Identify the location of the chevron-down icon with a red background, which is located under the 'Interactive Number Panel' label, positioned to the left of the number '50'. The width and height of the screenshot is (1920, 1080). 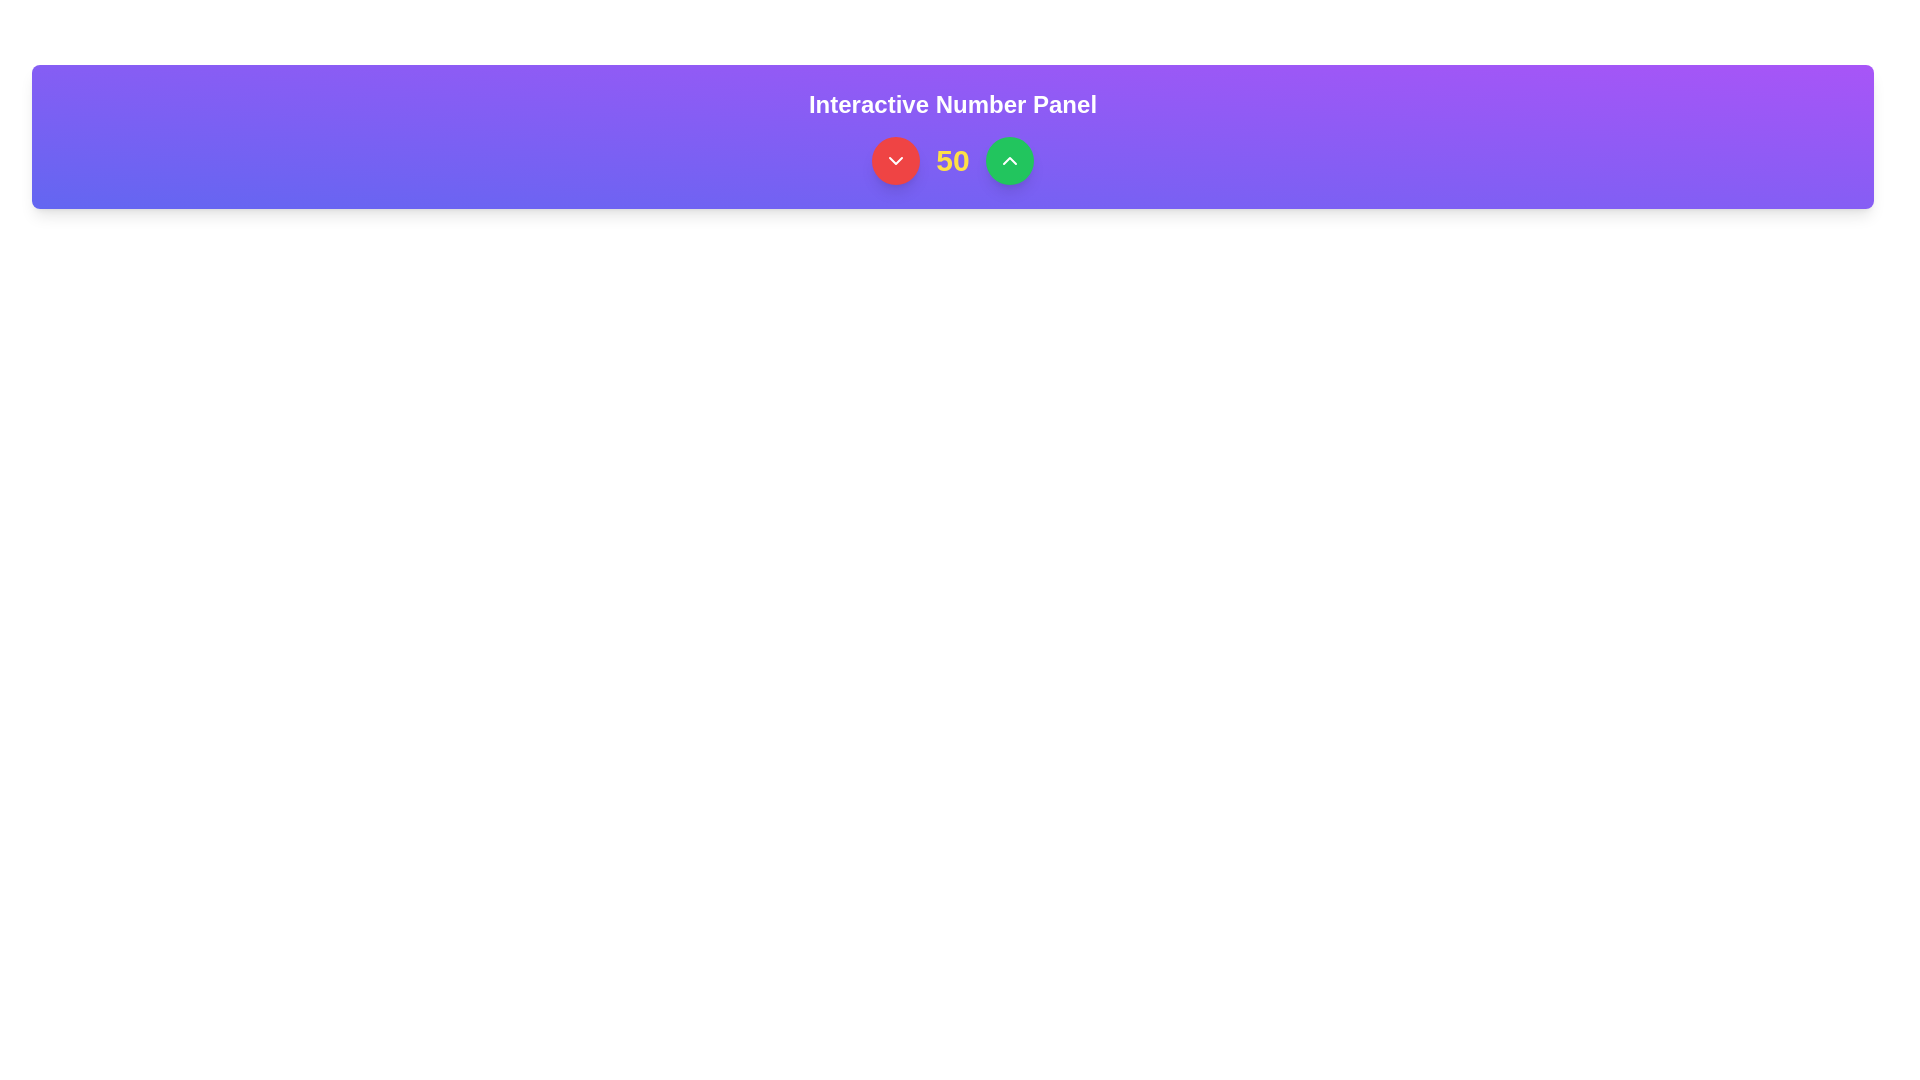
(895, 160).